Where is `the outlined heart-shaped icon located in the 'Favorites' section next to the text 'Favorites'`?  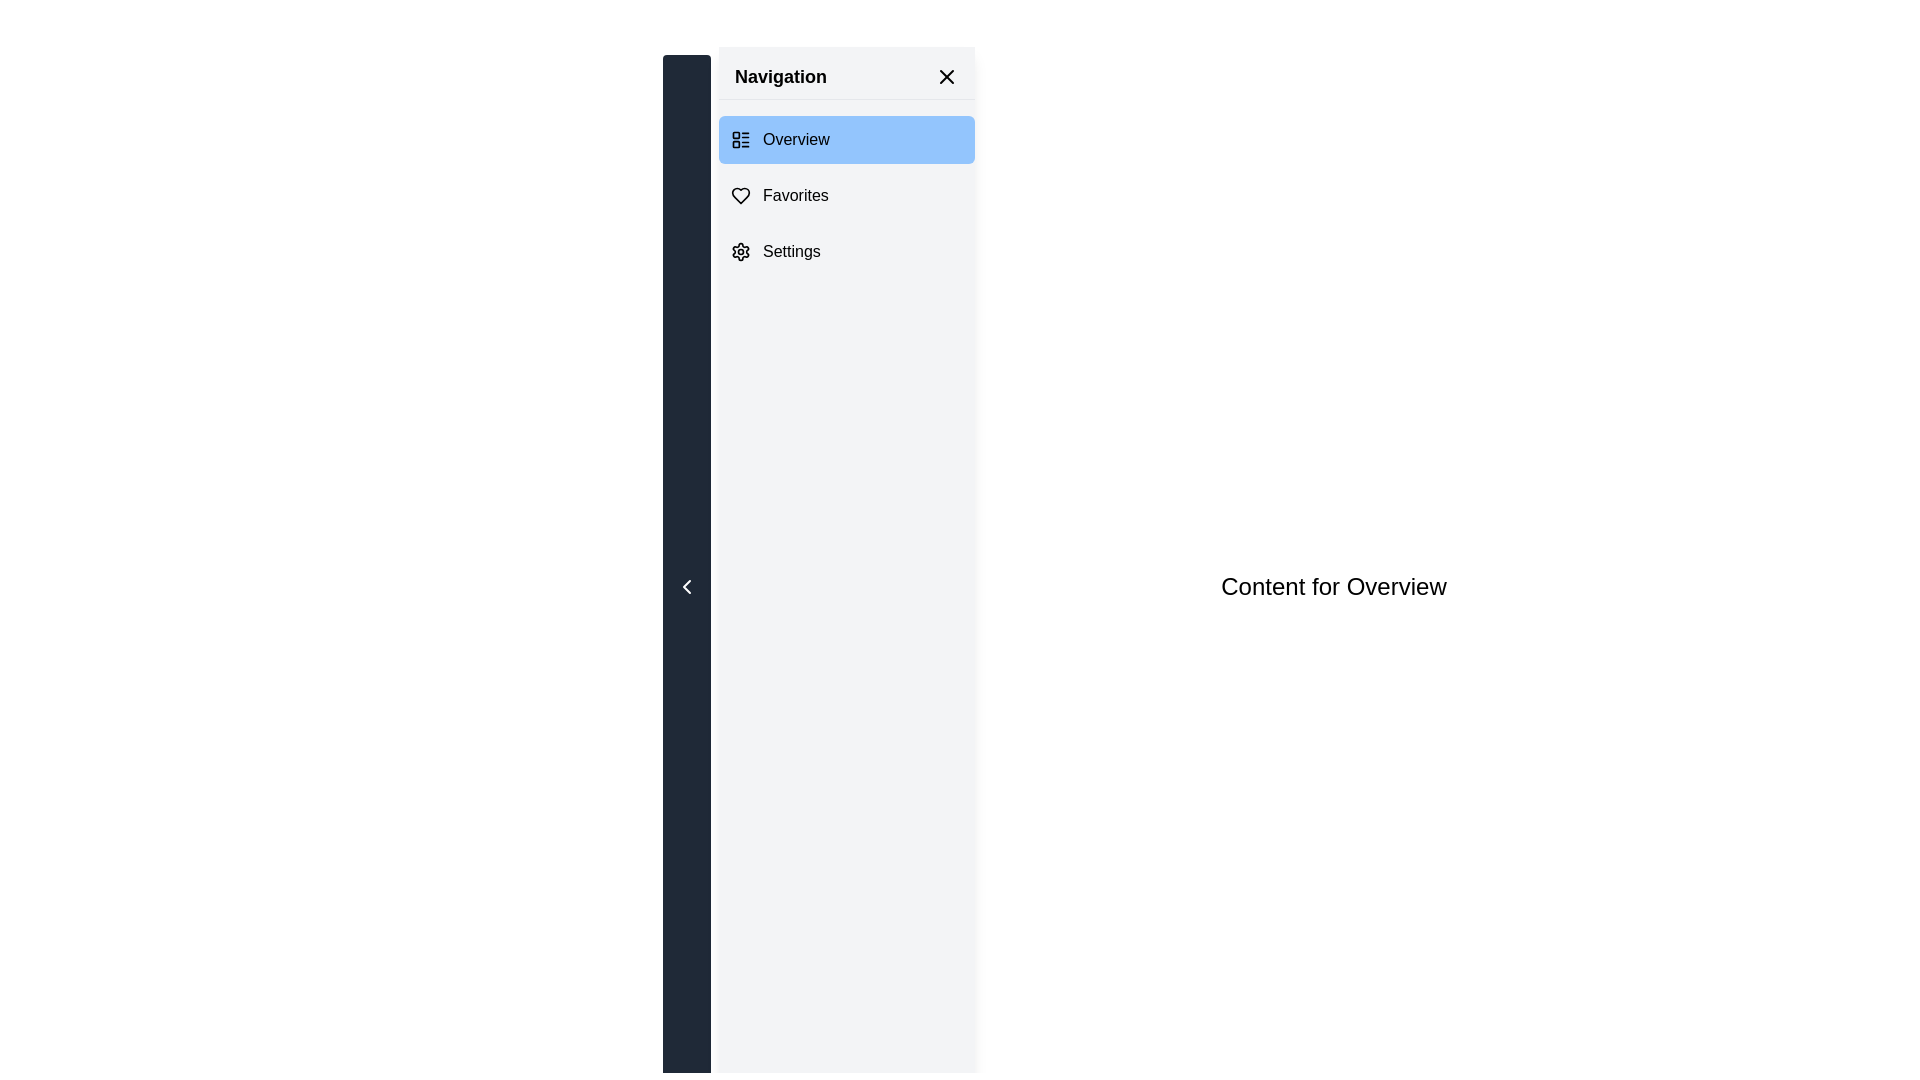
the outlined heart-shaped icon located in the 'Favorites' section next to the text 'Favorites' is located at coordinates (739, 196).